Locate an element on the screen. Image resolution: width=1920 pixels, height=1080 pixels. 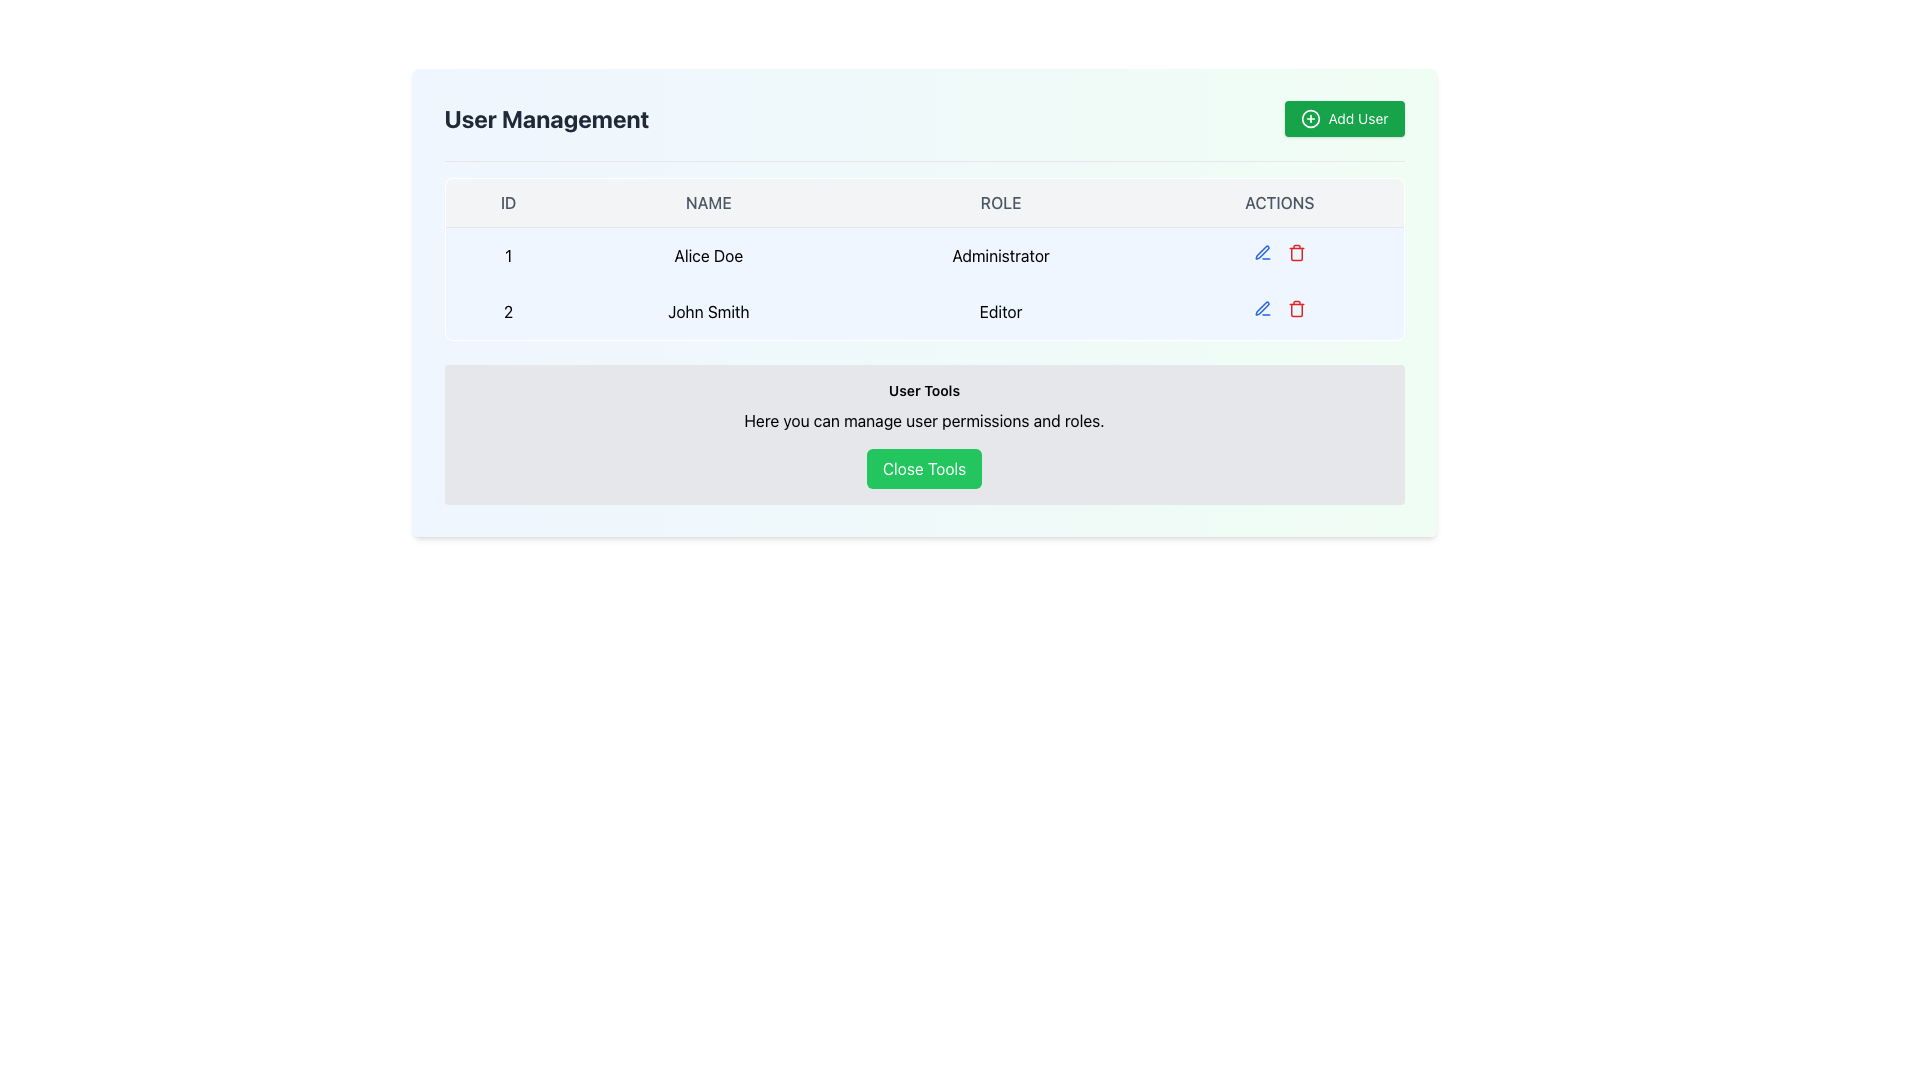
the 'Add User' button with a green background and white text, located in the top-right corner of the 'User Management' section is located at coordinates (1344, 119).